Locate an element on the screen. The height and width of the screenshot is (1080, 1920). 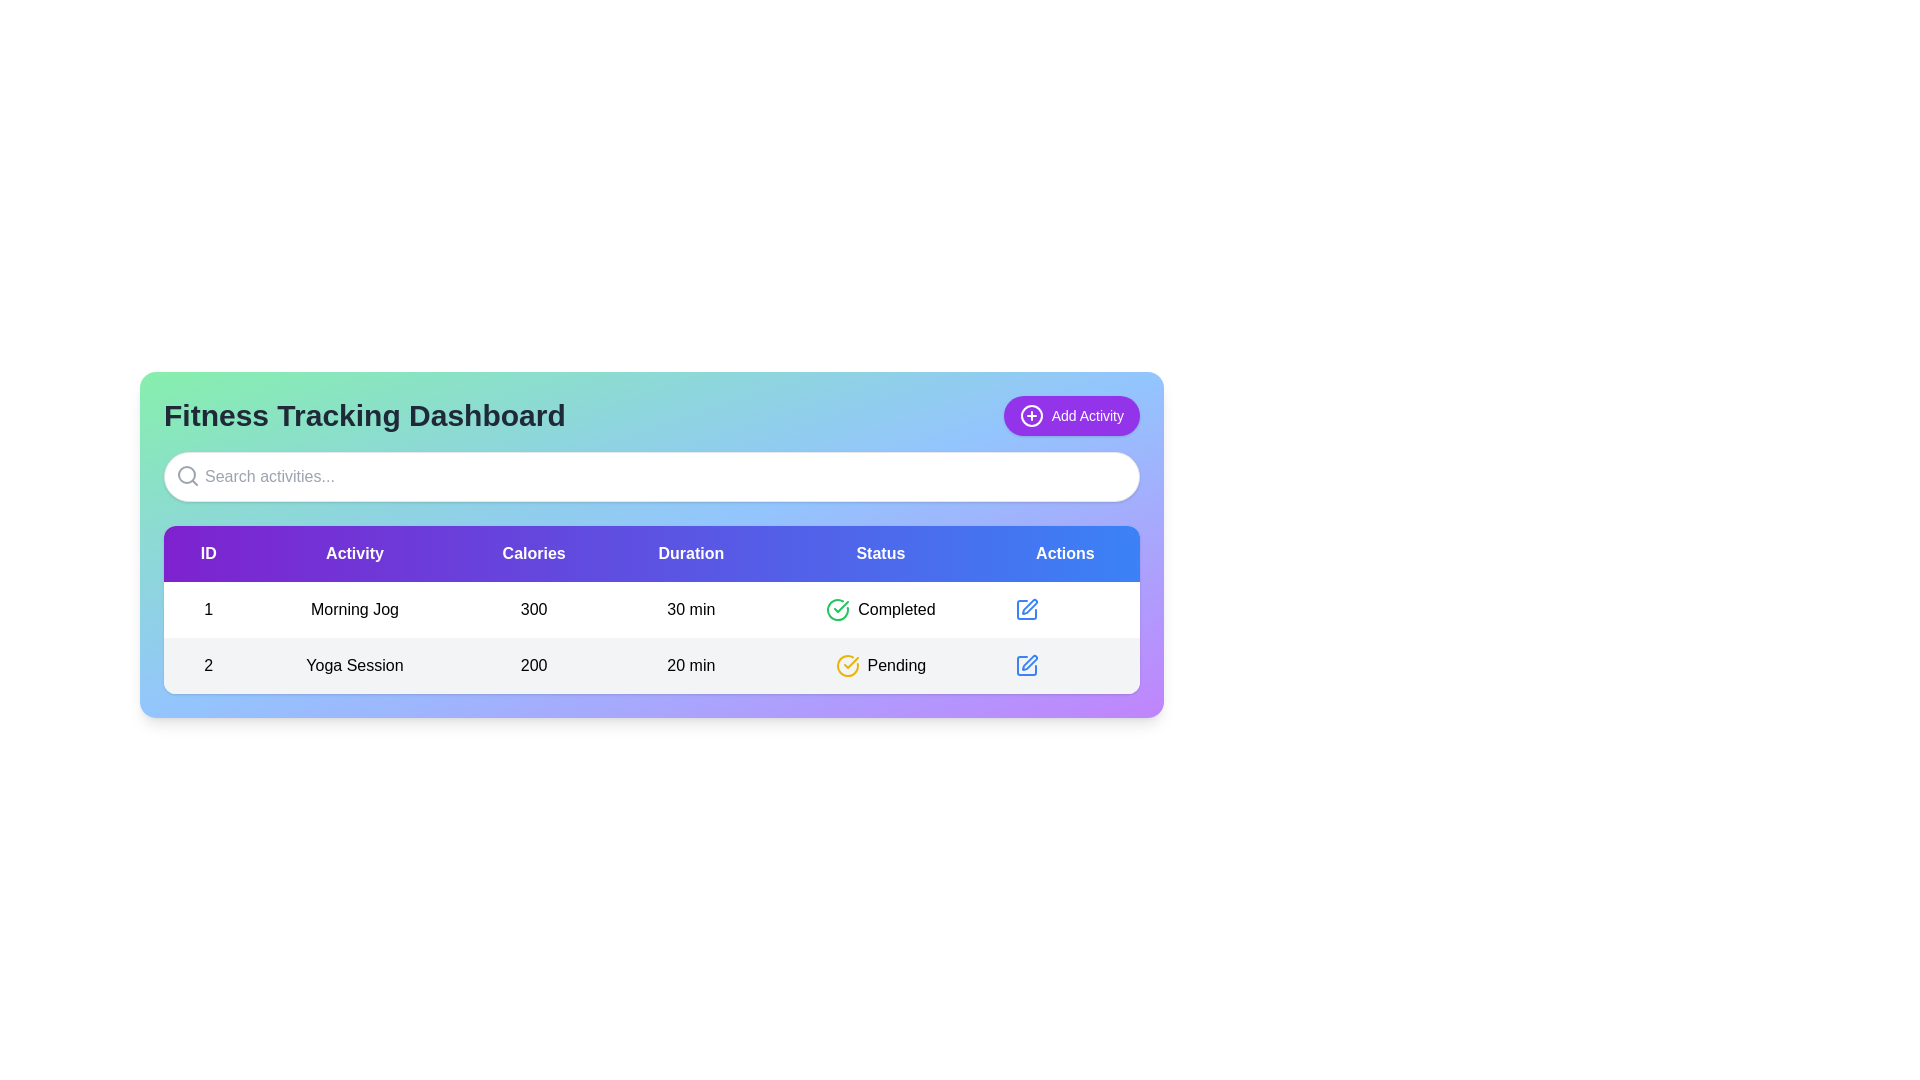
the 'Duration' header title in the table, which is the fourth item in the header row, positioned between 'Calories' and 'Status' is located at coordinates (691, 554).